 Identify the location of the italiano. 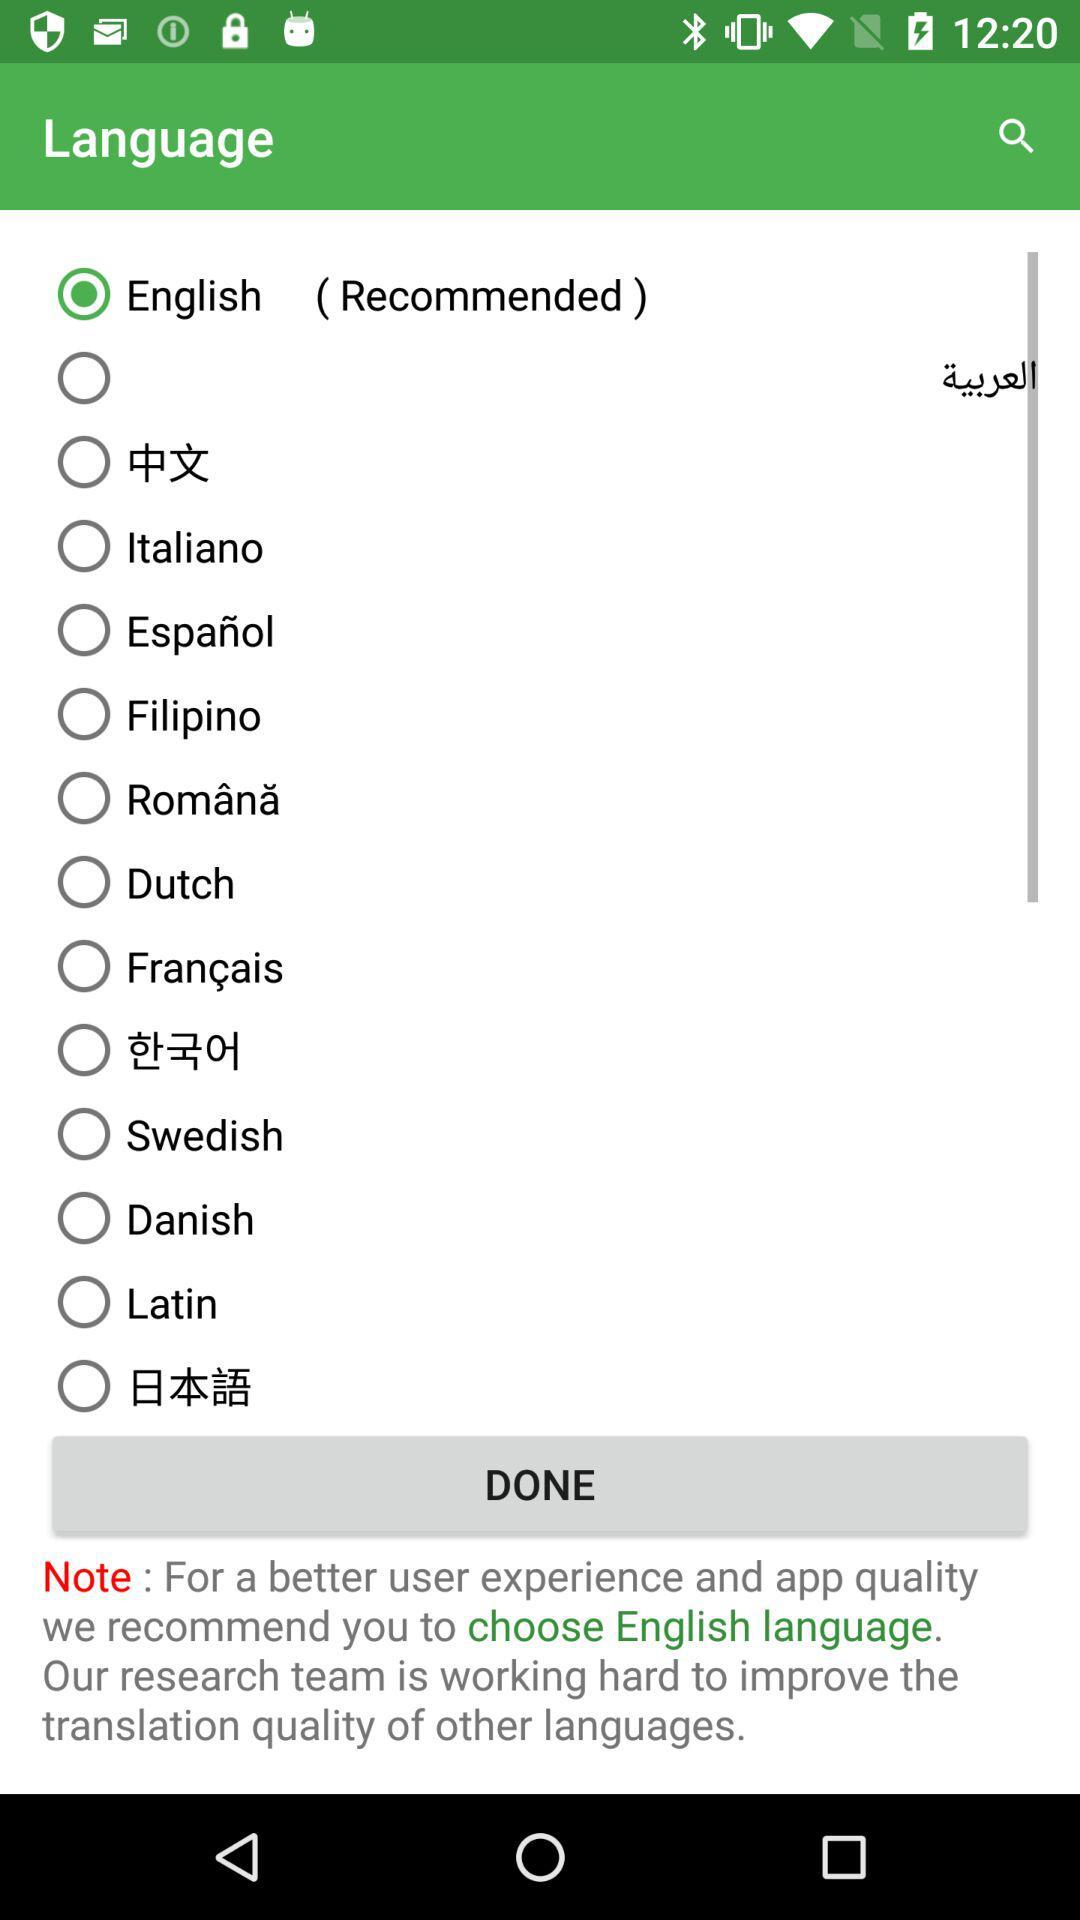
(540, 546).